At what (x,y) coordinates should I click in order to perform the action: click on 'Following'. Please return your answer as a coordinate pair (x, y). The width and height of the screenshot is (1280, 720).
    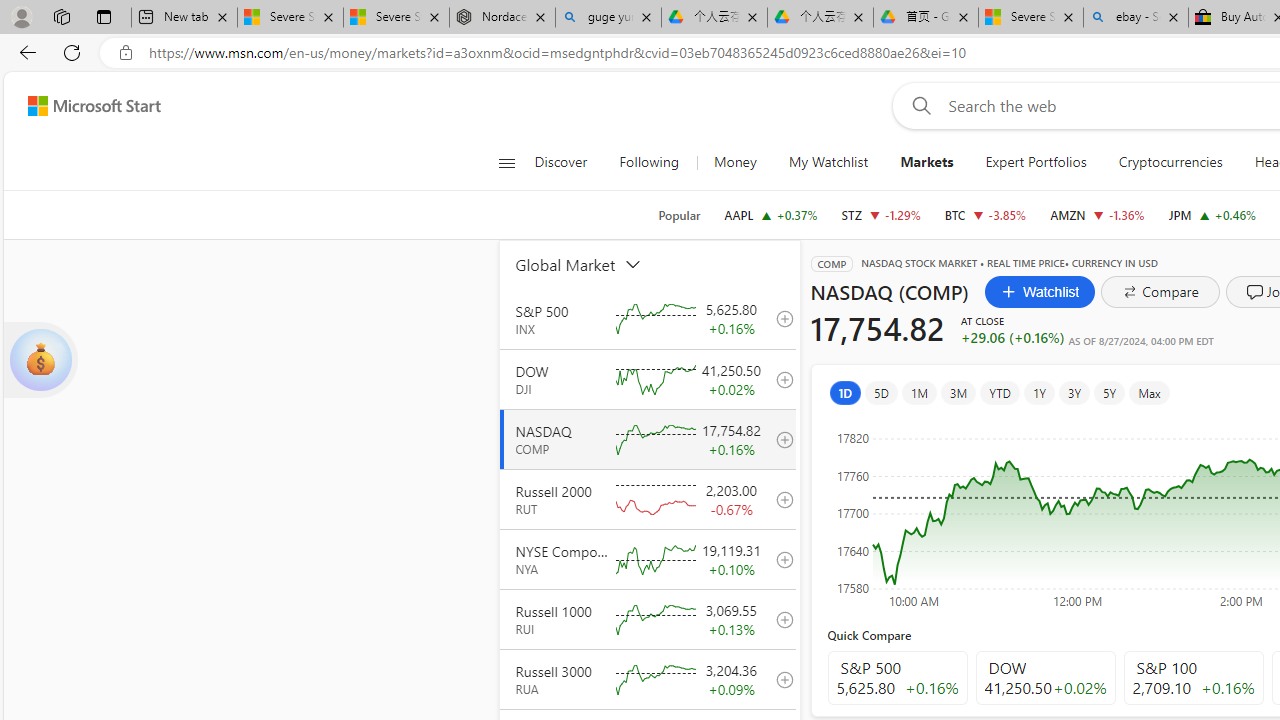
    Looking at the image, I should click on (650, 162).